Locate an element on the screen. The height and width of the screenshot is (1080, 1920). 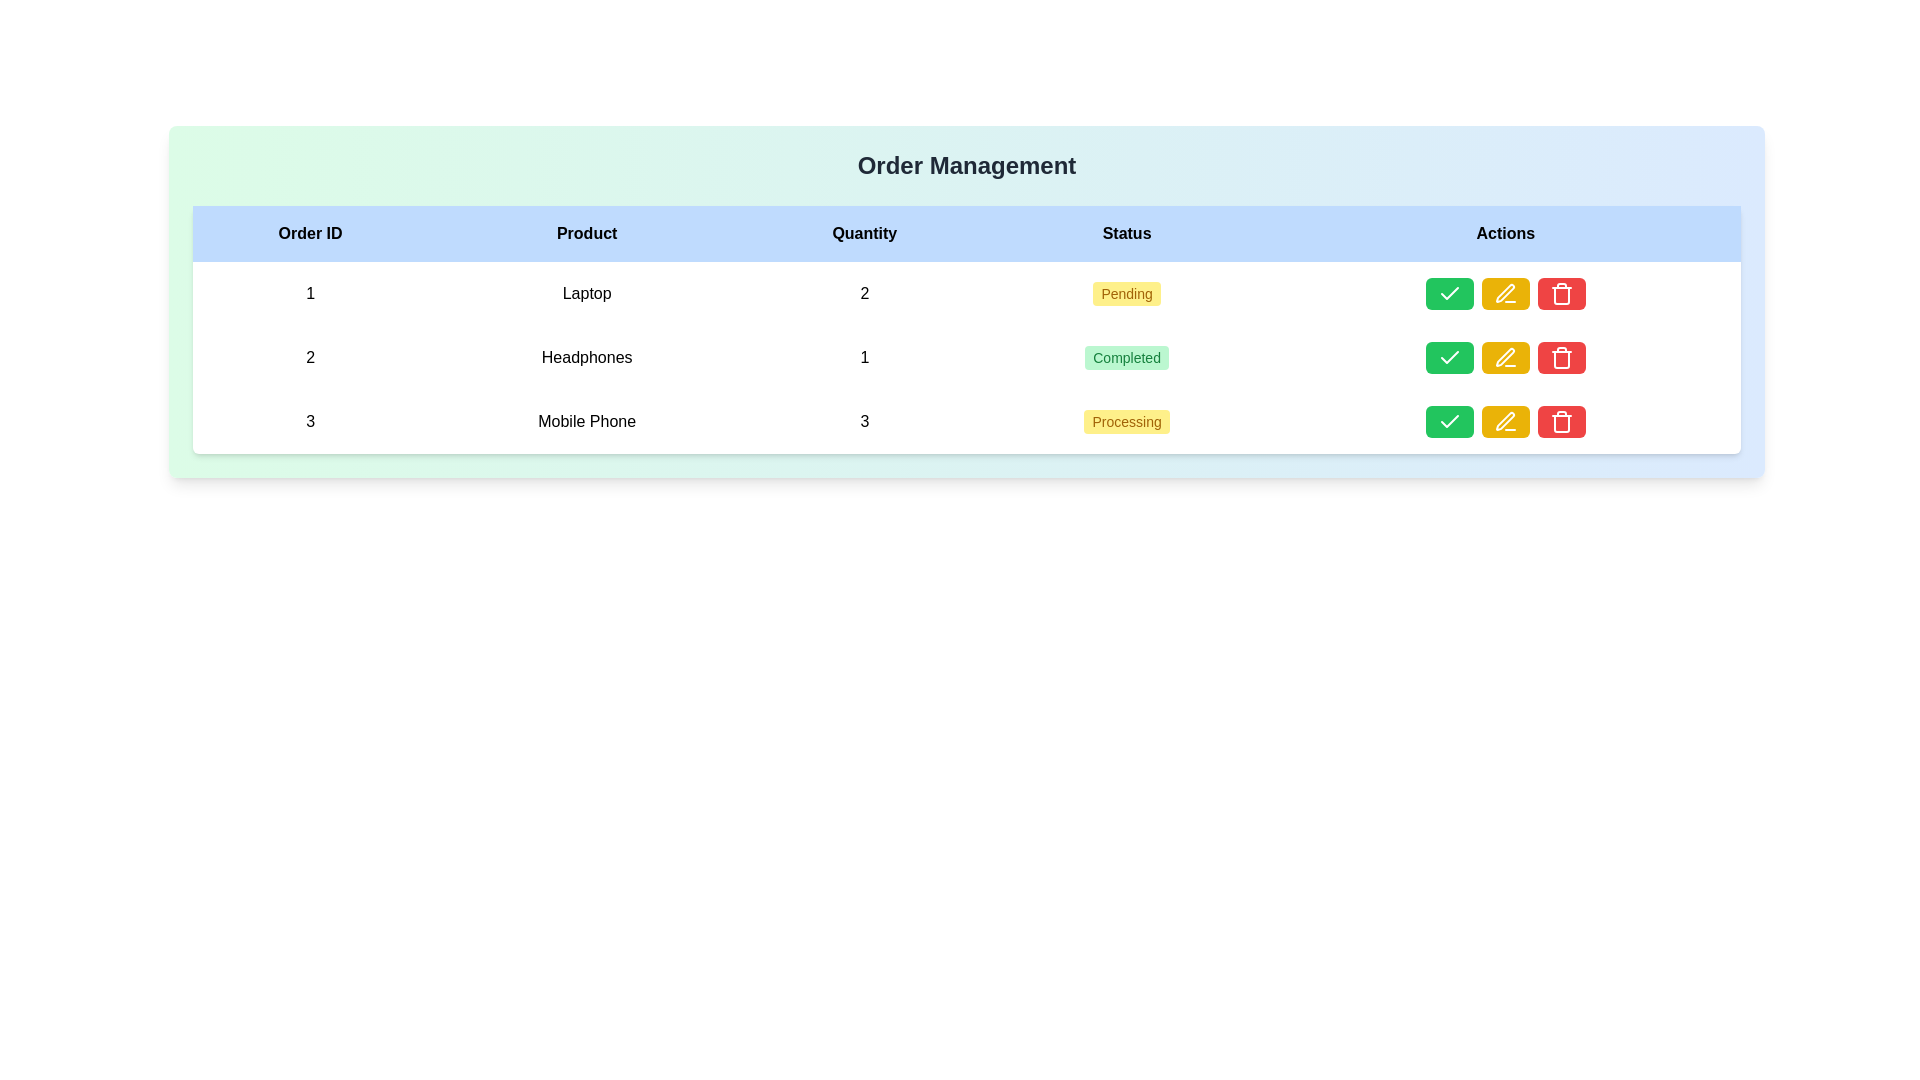
the 'Delete' button with a trash can icon, which is the third button in the row of action buttons for the third row of the table is located at coordinates (1560, 357).